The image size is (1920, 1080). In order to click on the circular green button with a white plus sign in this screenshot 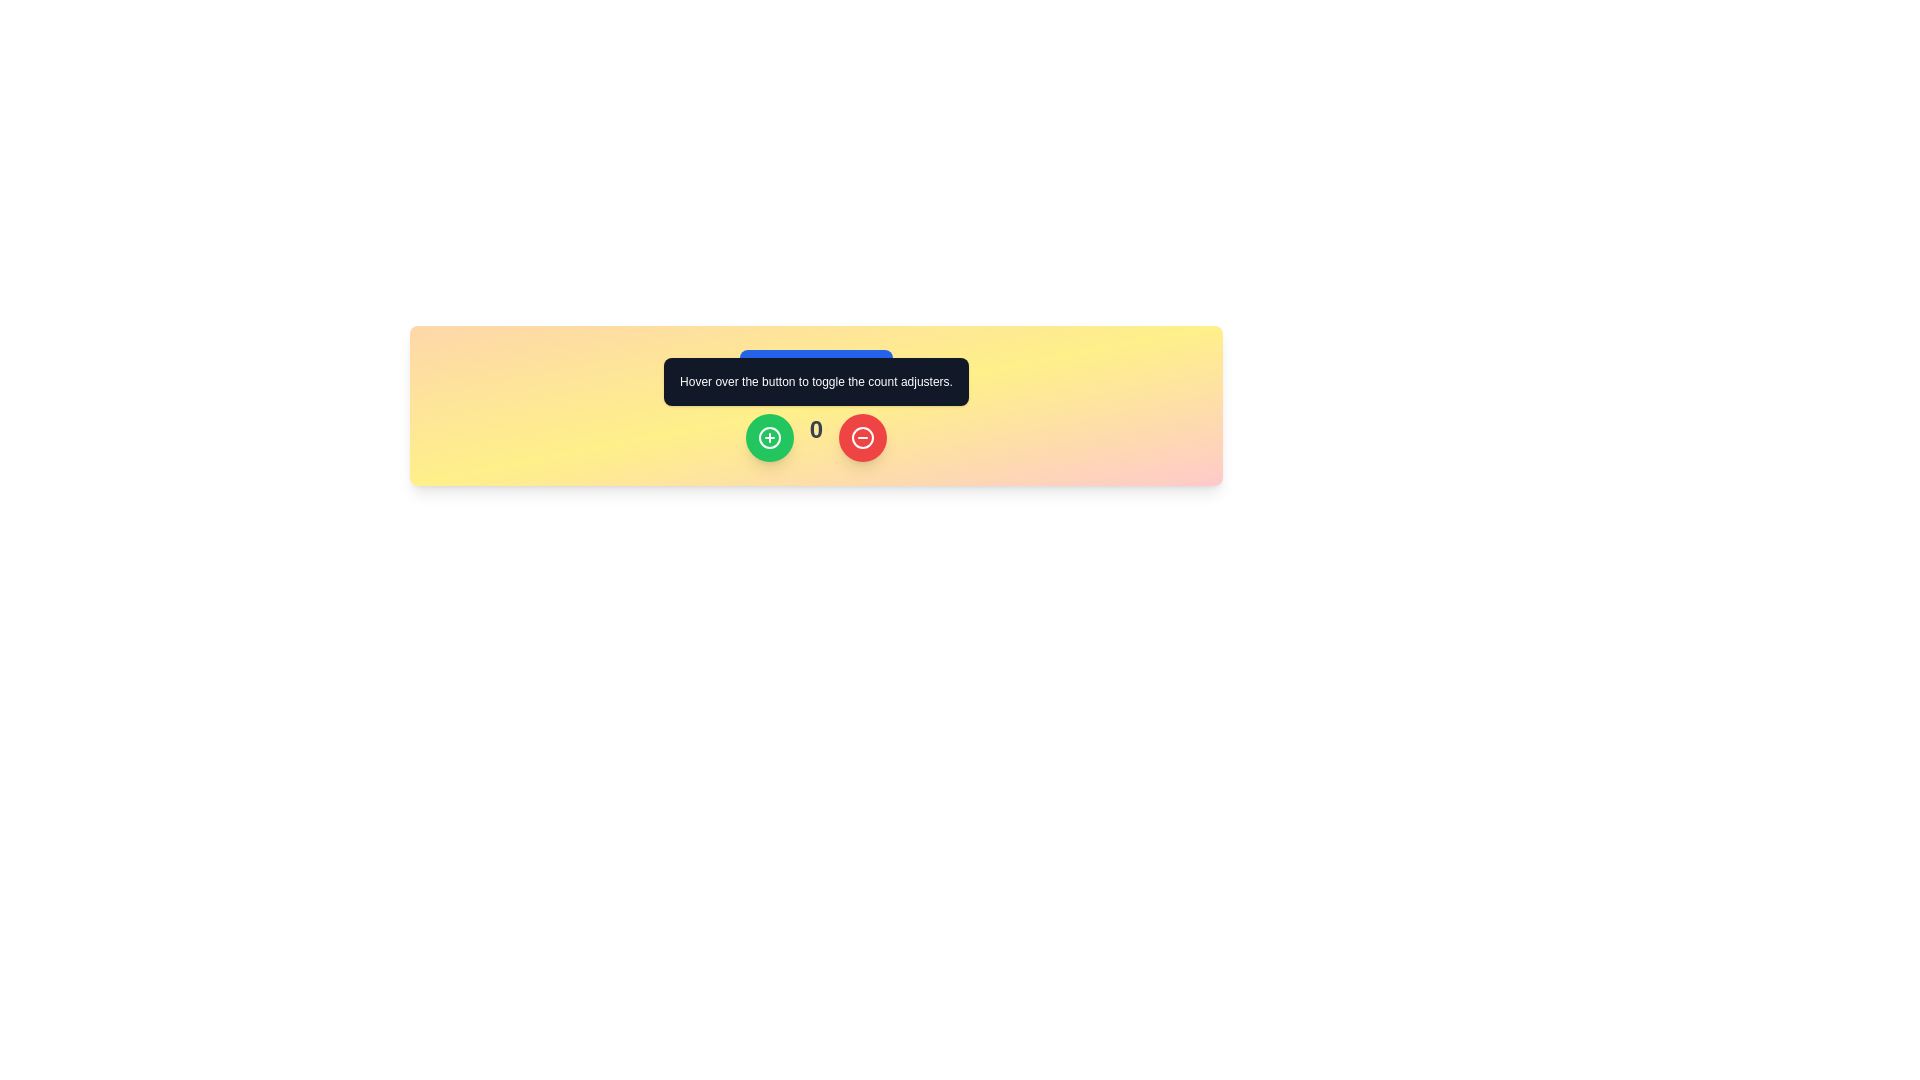, I will do `click(768, 437)`.